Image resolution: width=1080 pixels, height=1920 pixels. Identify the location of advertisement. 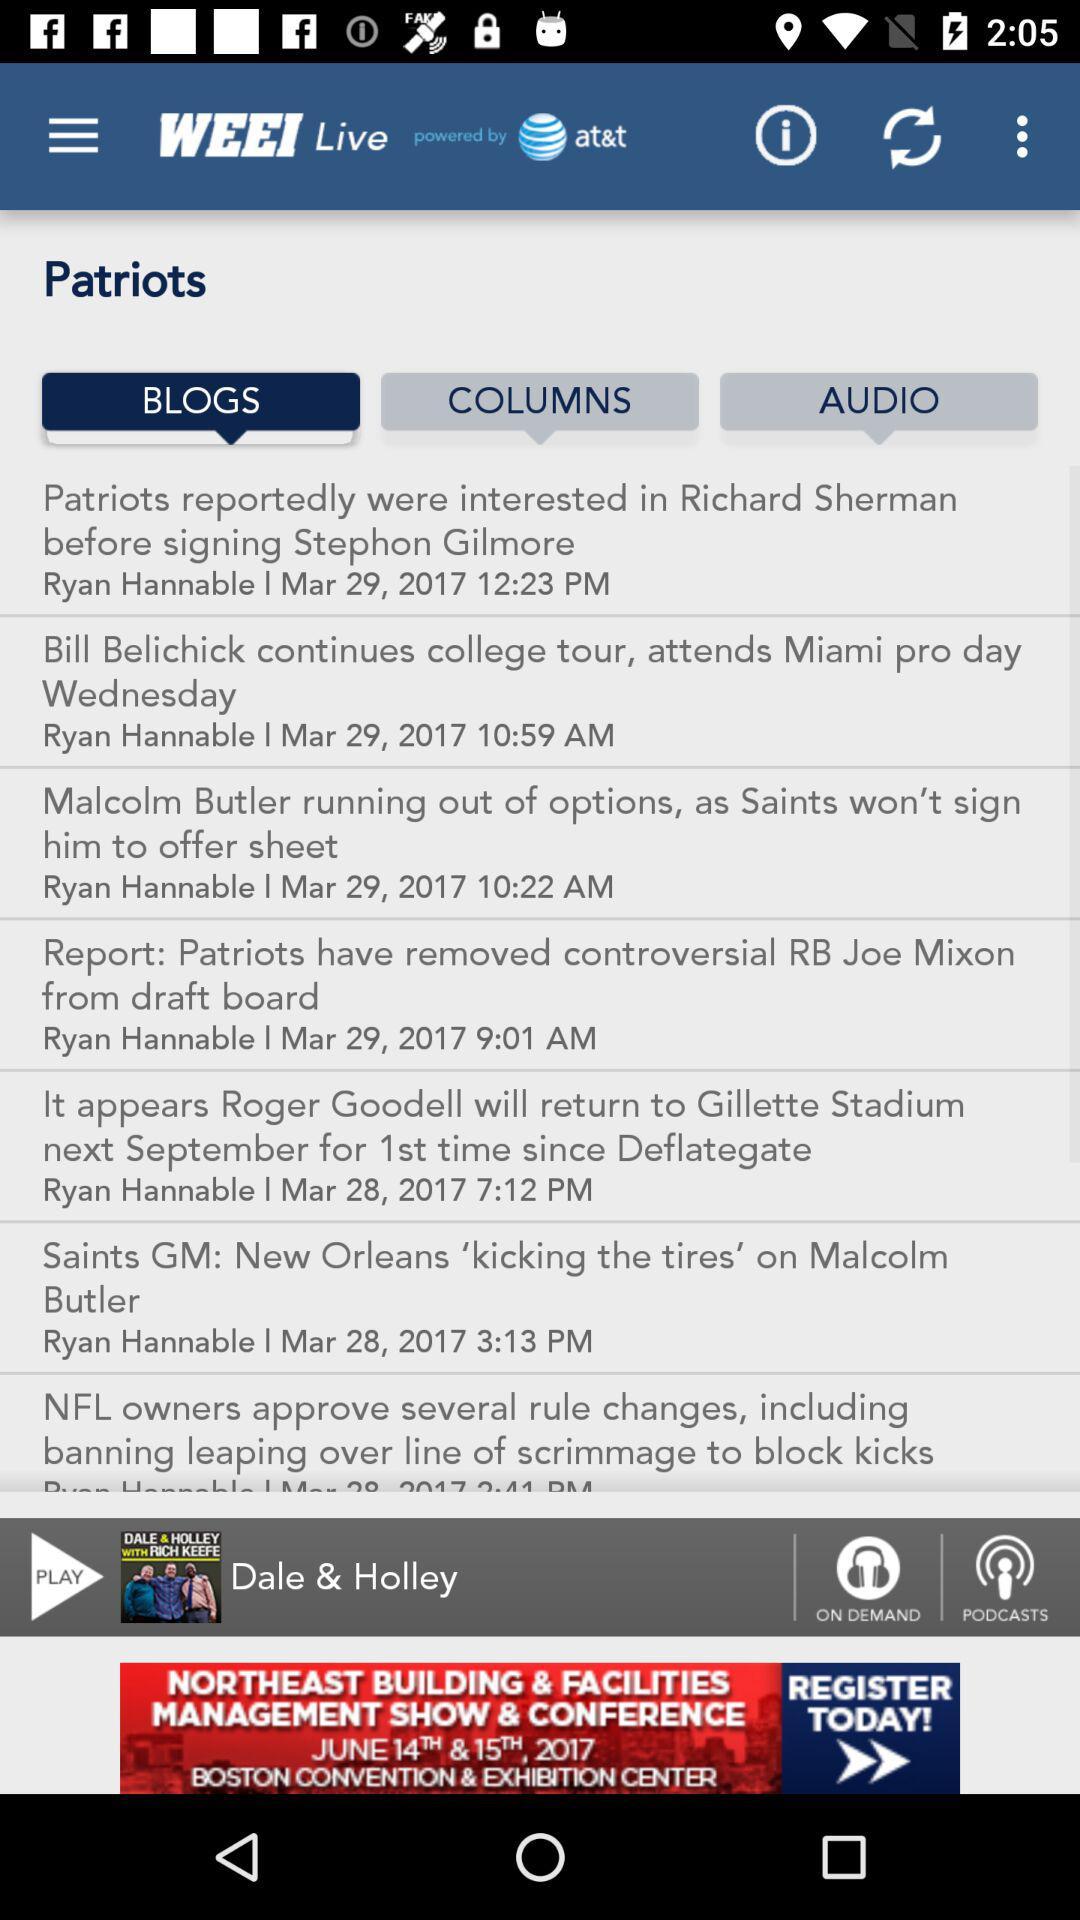
(540, 1727).